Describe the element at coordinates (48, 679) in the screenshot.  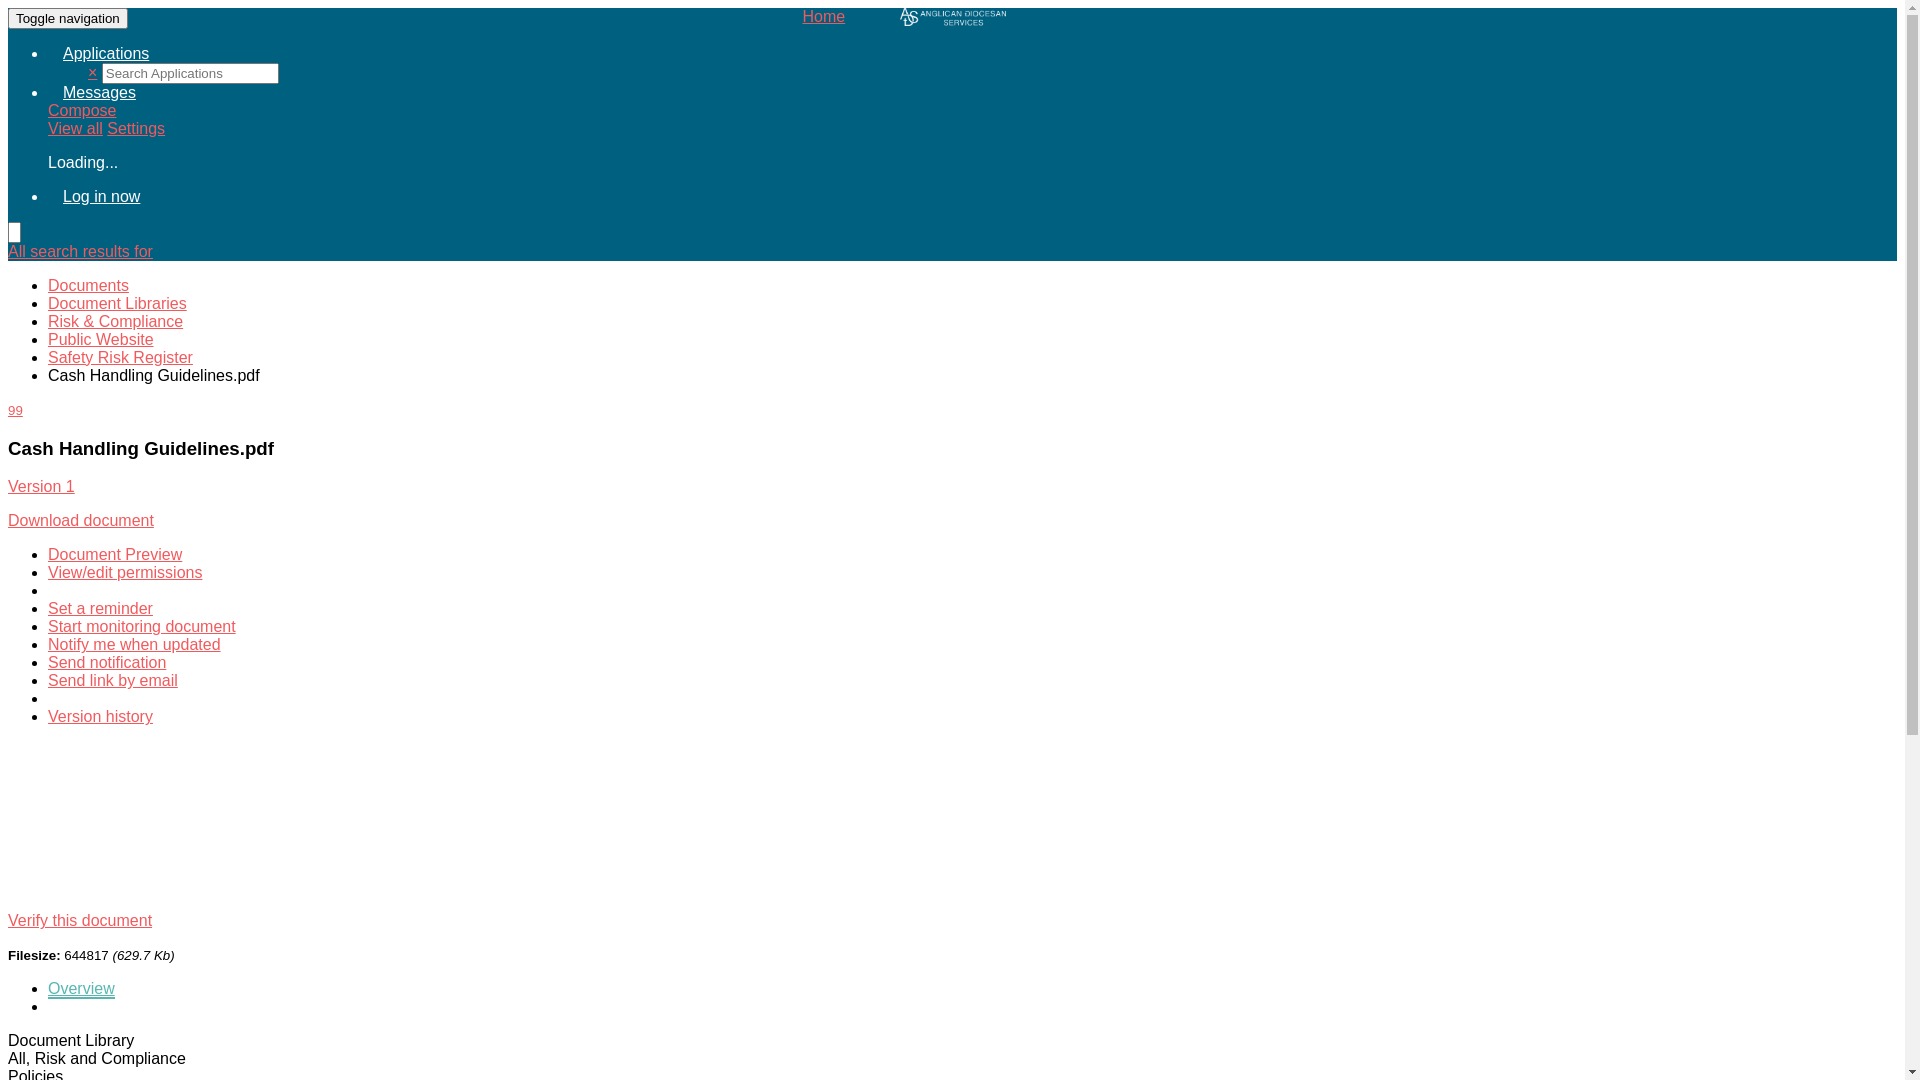
I see `'Send link by email'` at that location.